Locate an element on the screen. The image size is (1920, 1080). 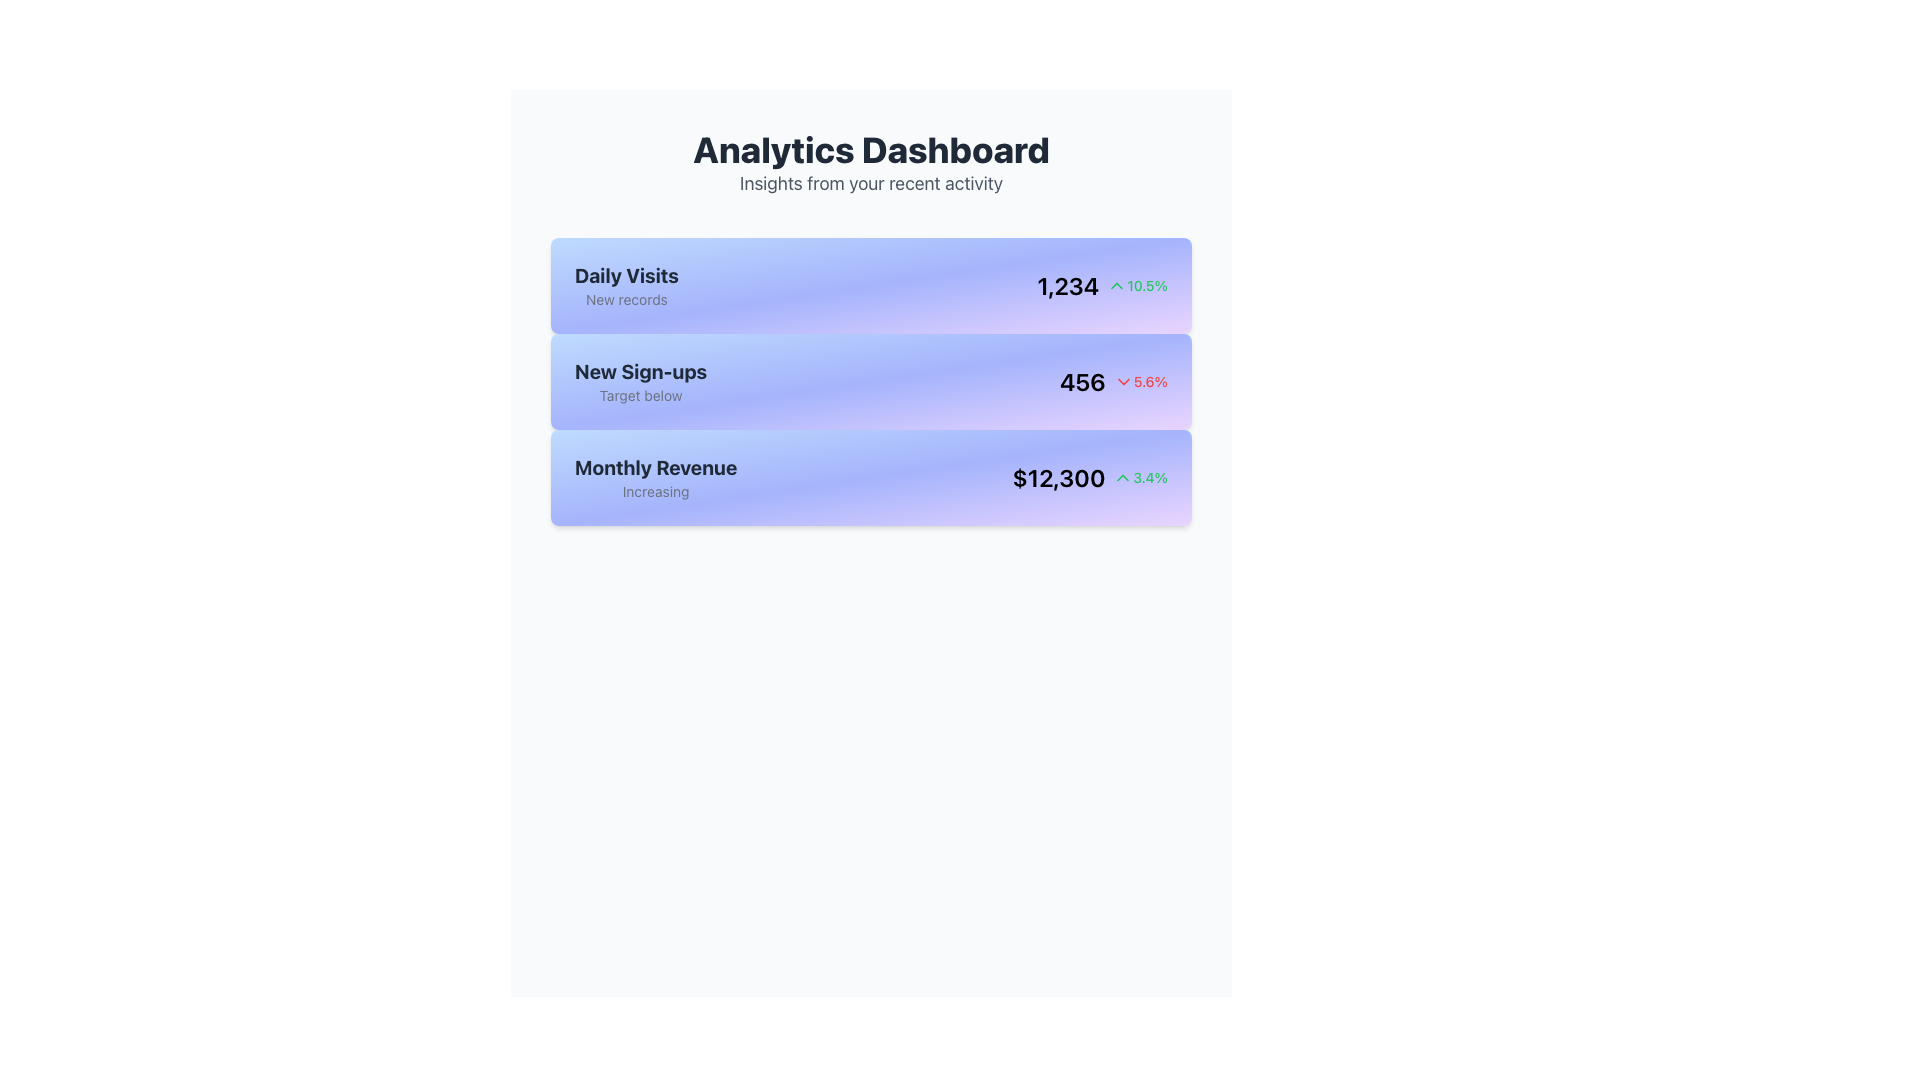
the 'Daily Visits' text label, which features a bolded title in dark gray and a subtitle in lighter gray, located on the left side of the topmost card is located at coordinates (625, 285).